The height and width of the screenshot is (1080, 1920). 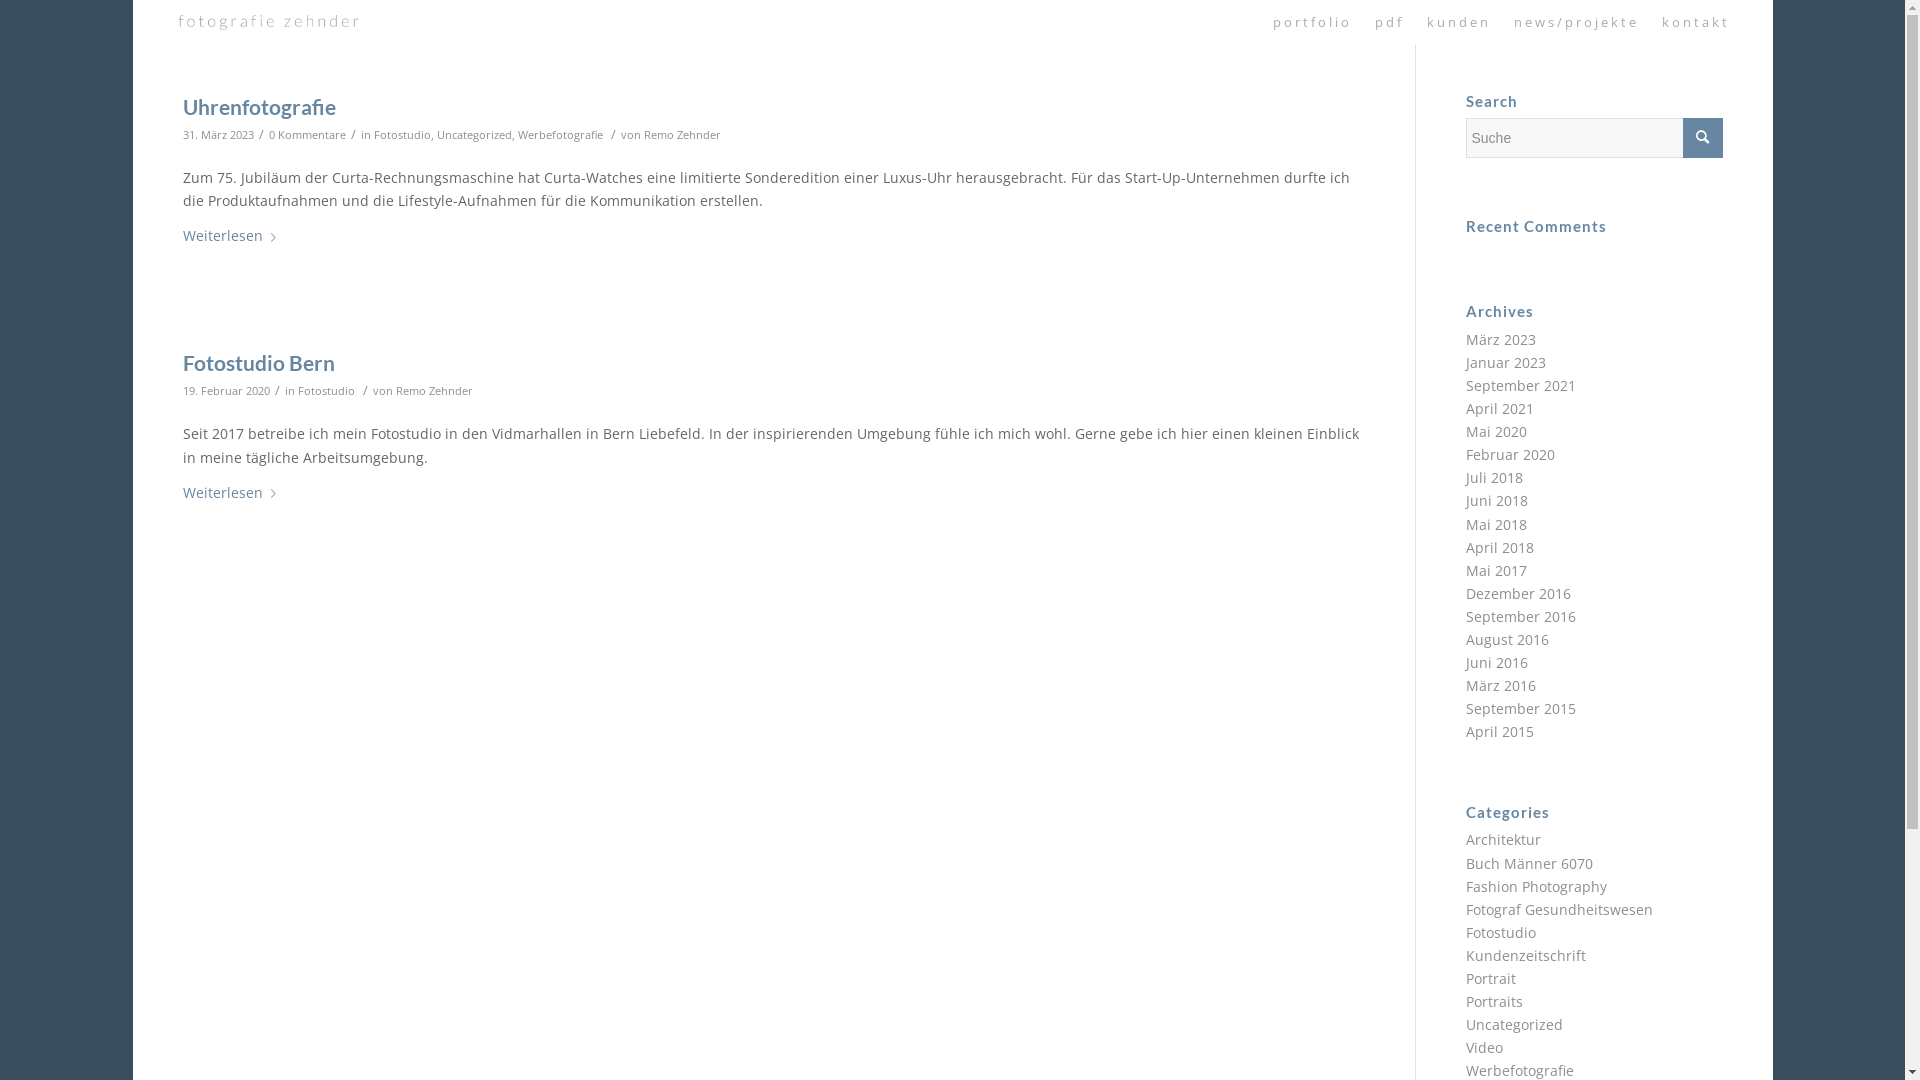 What do you see at coordinates (1386, 22) in the screenshot?
I see `'p d f'` at bounding box center [1386, 22].